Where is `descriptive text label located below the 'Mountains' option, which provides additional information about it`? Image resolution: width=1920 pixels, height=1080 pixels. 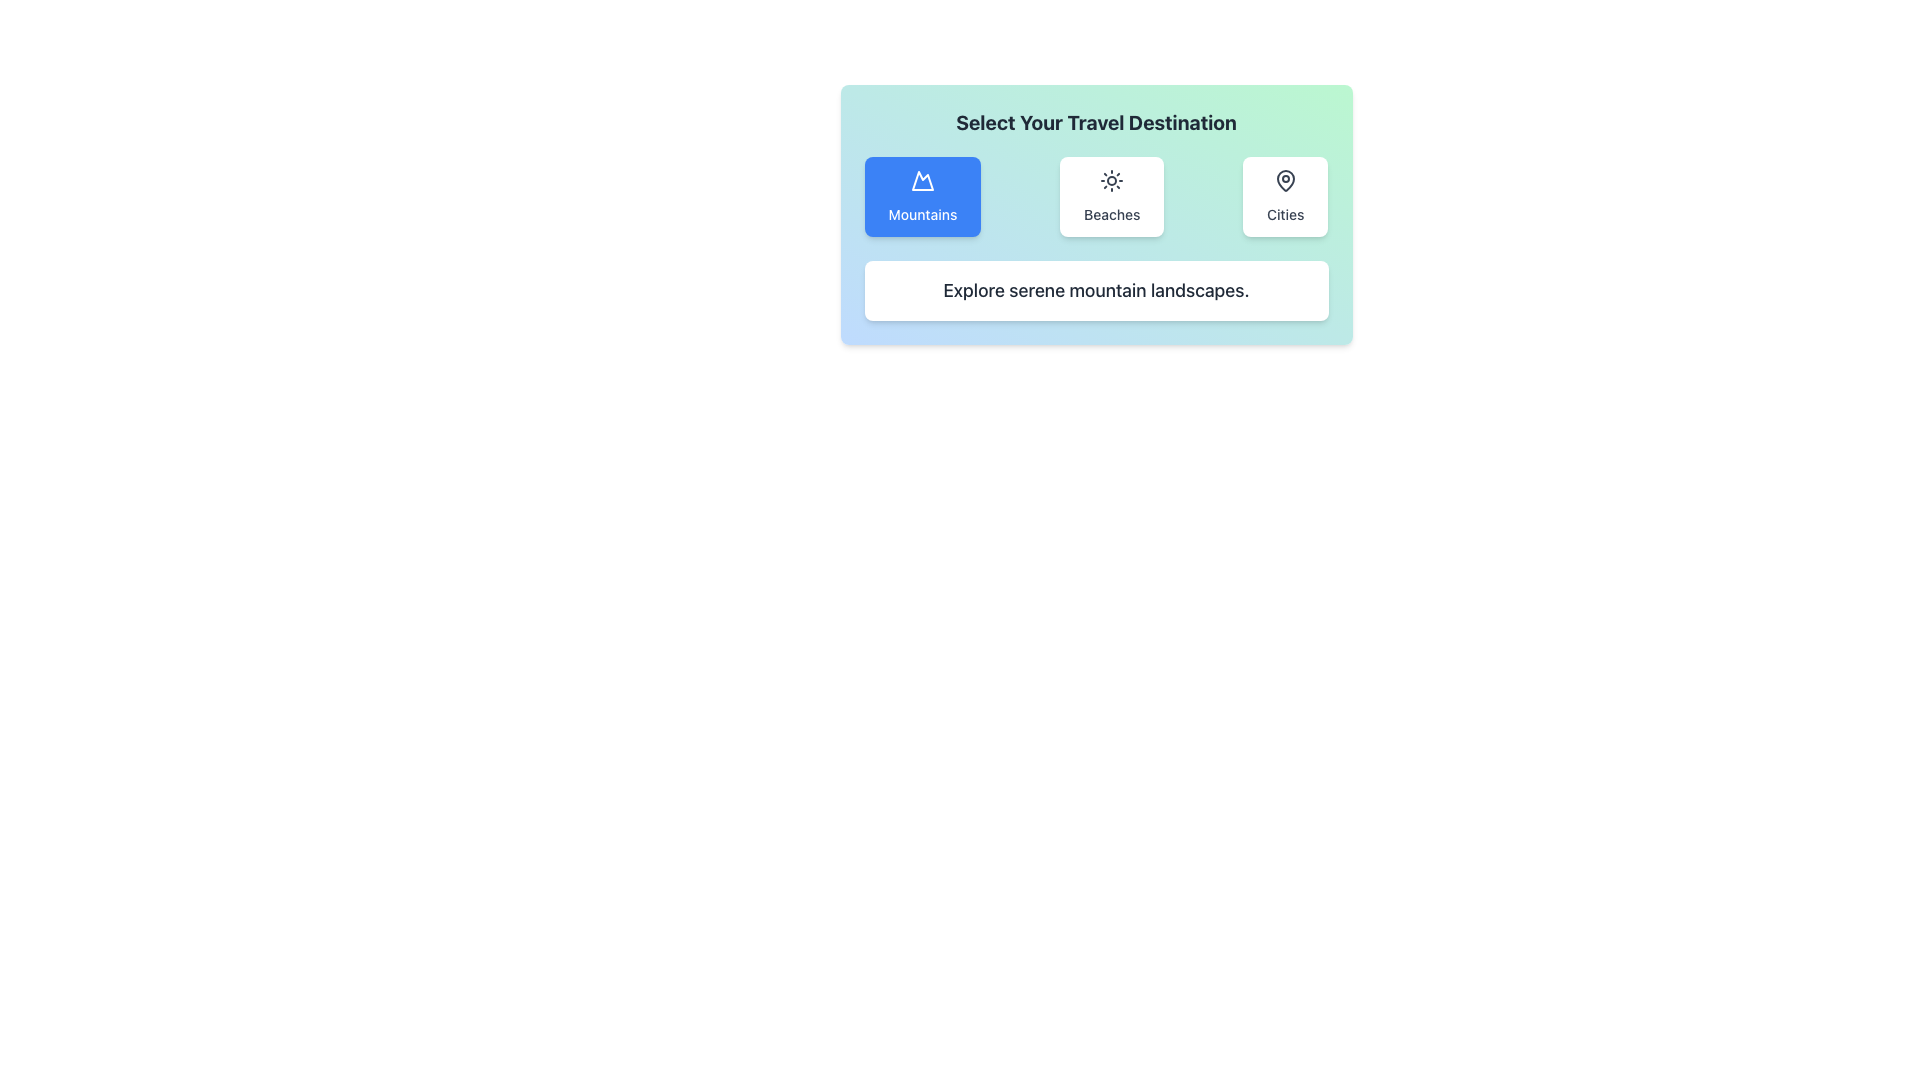
descriptive text label located below the 'Mountains' option, which provides additional information about it is located at coordinates (1095, 290).